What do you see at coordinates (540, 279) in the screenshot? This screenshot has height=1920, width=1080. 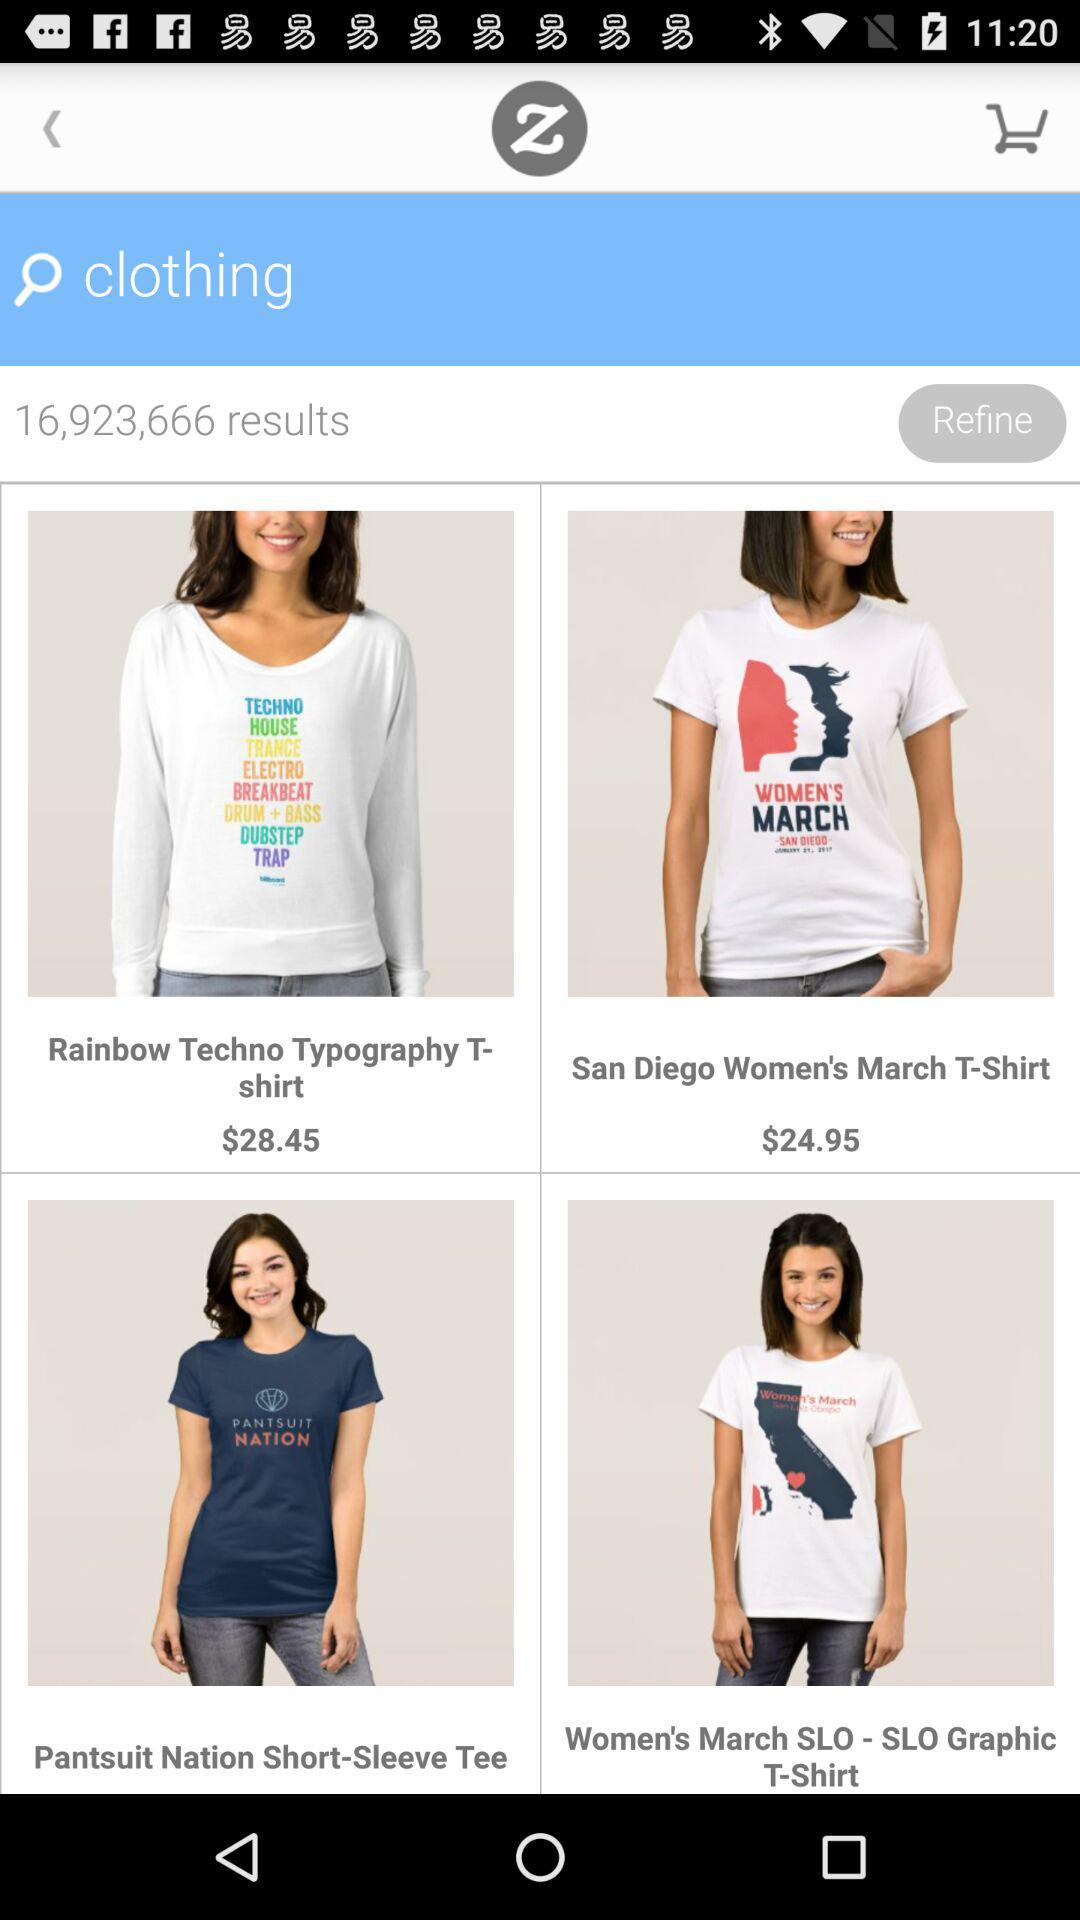 I see `the icon above the refine item` at bounding box center [540, 279].